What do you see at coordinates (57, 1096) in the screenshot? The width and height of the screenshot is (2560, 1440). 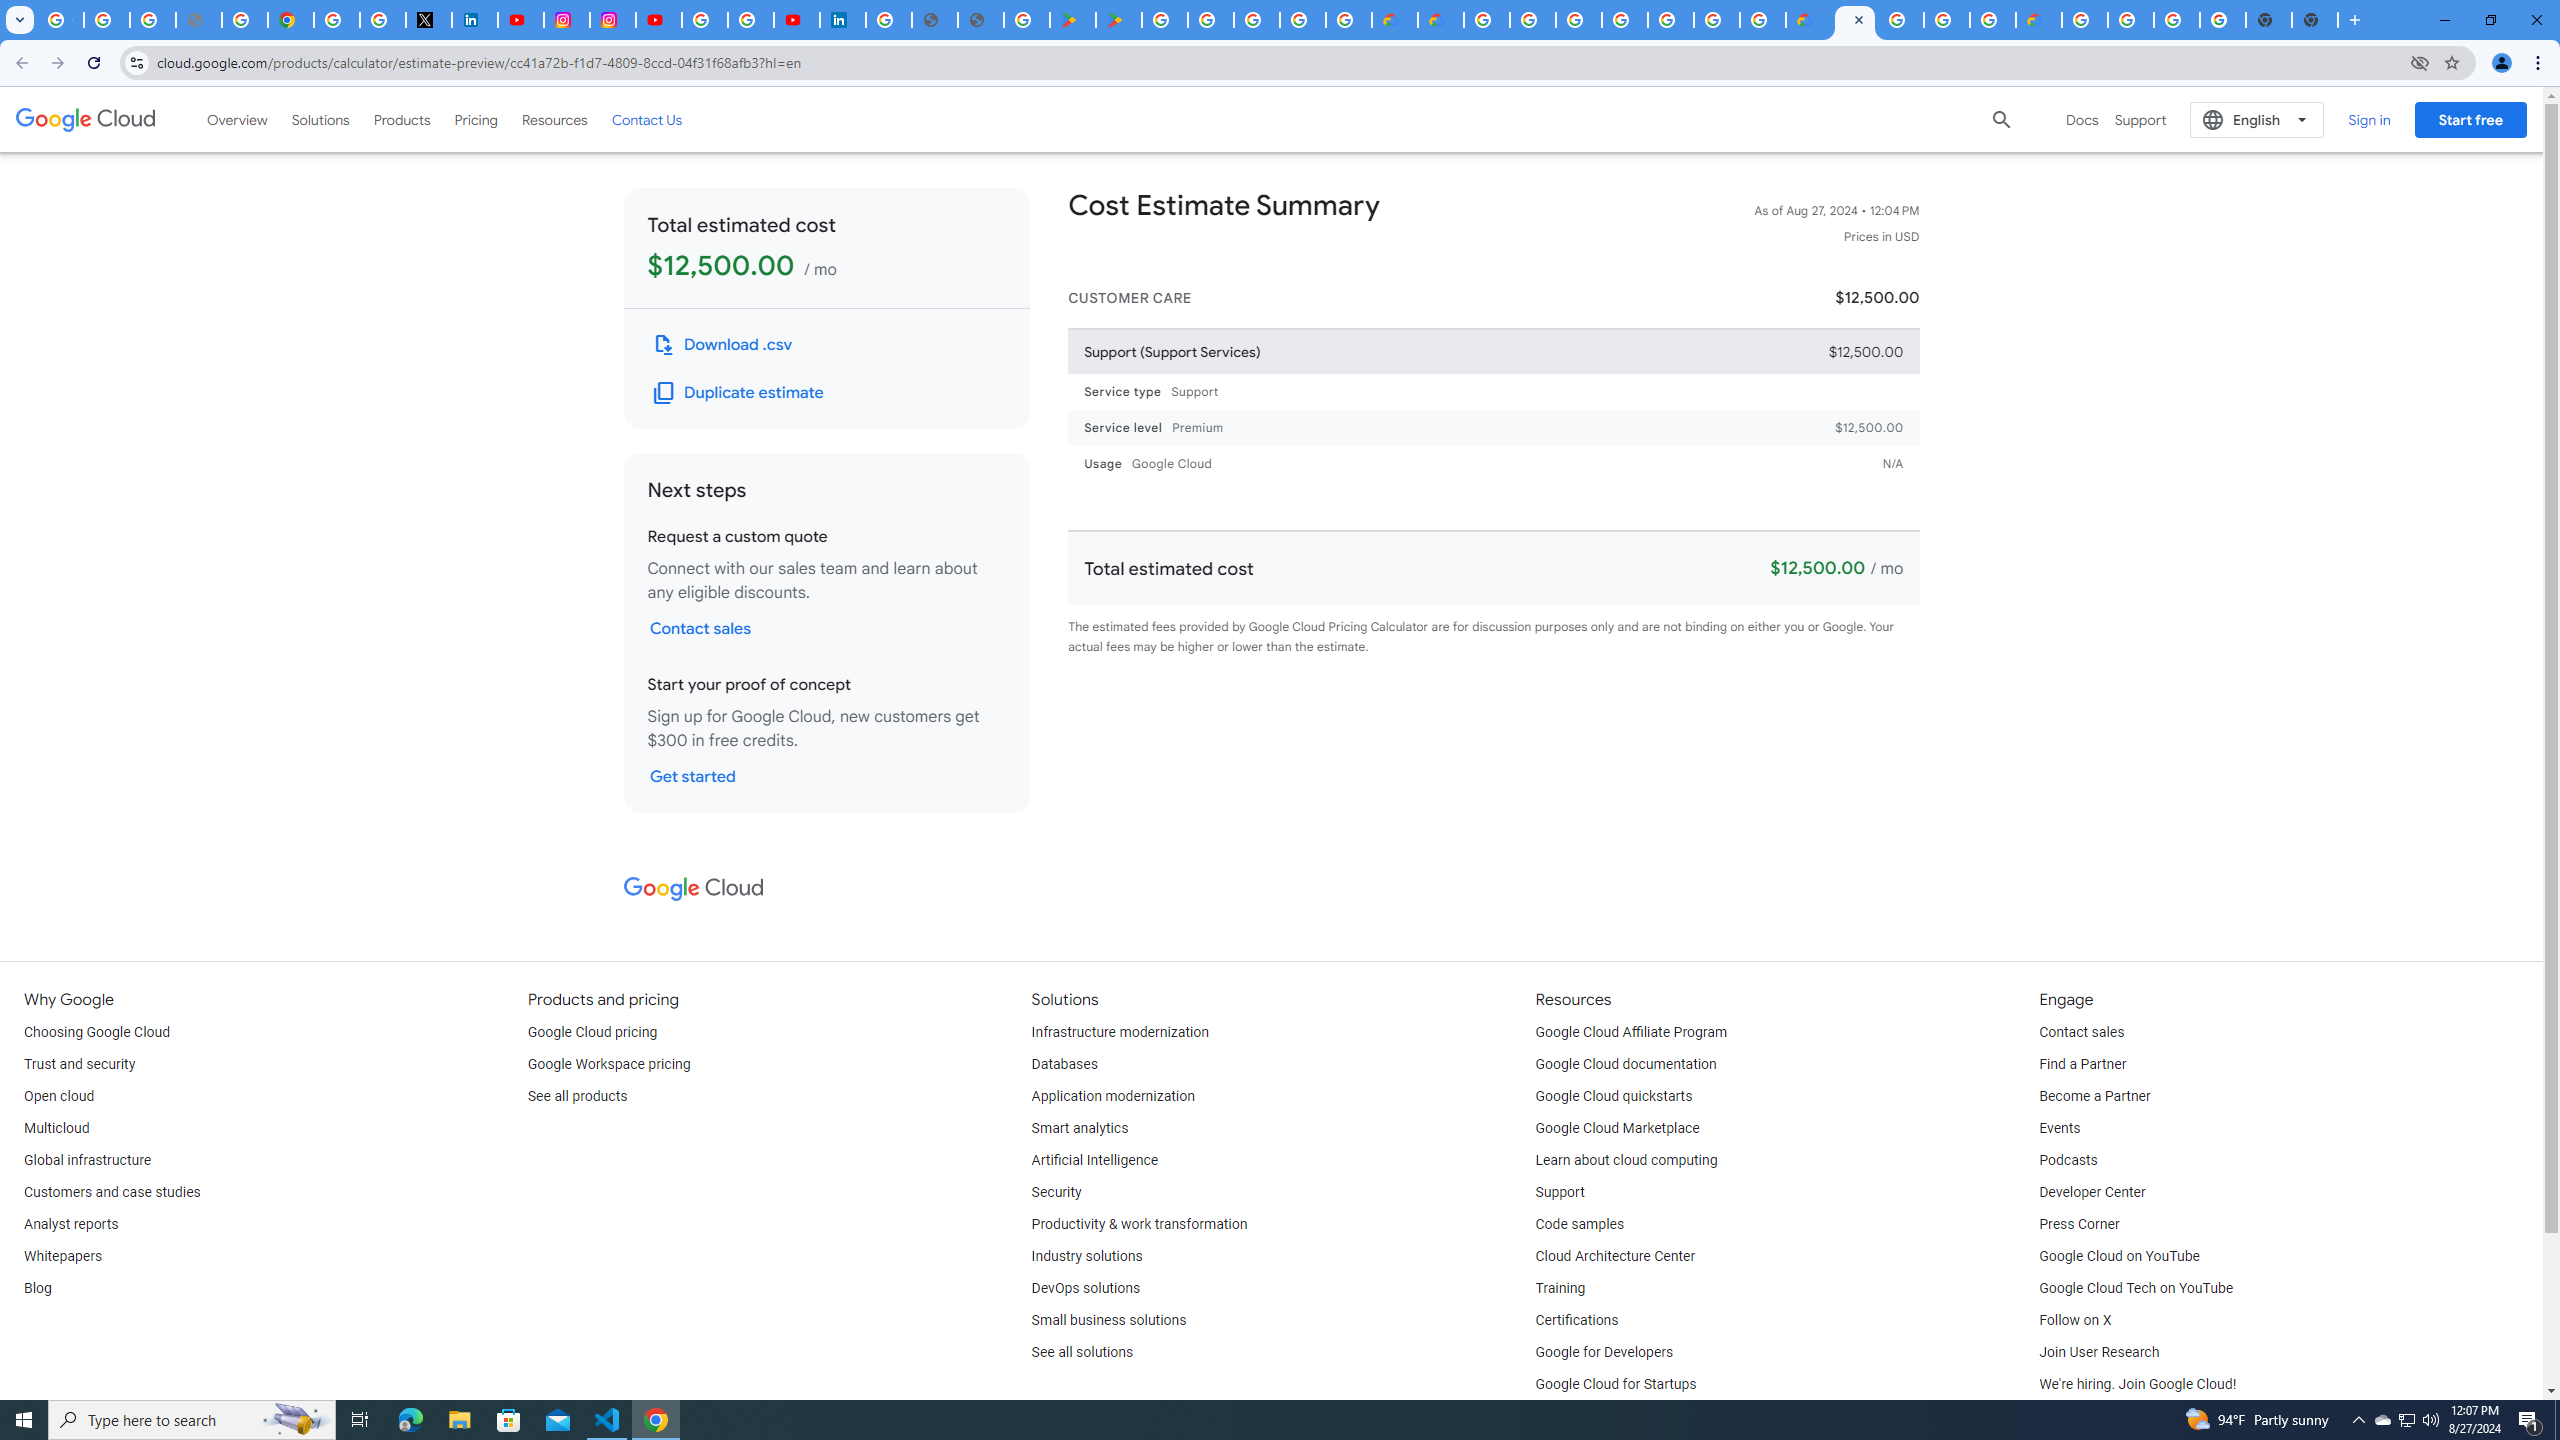 I see `'Open cloud'` at bounding box center [57, 1096].